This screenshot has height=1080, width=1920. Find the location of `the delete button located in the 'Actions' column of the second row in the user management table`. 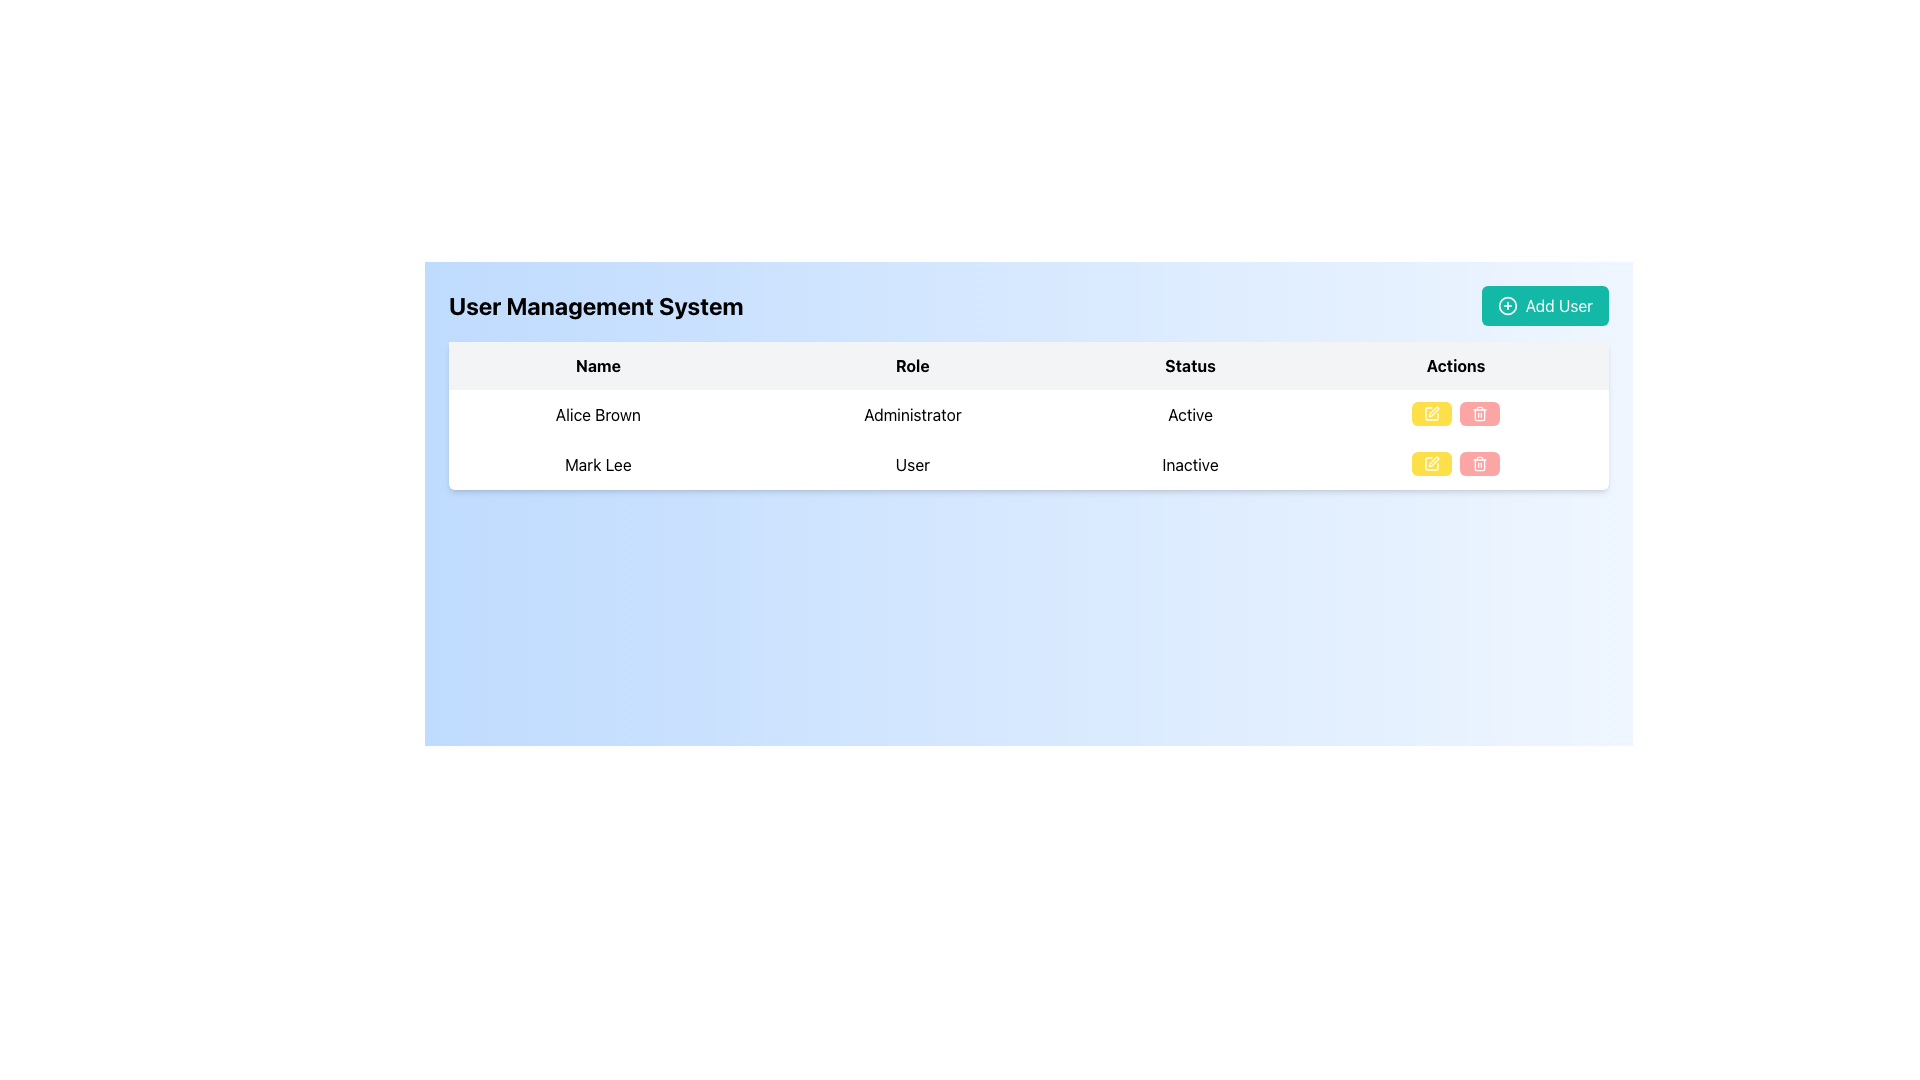

the delete button located in the 'Actions' column of the second row in the user management table is located at coordinates (1479, 463).